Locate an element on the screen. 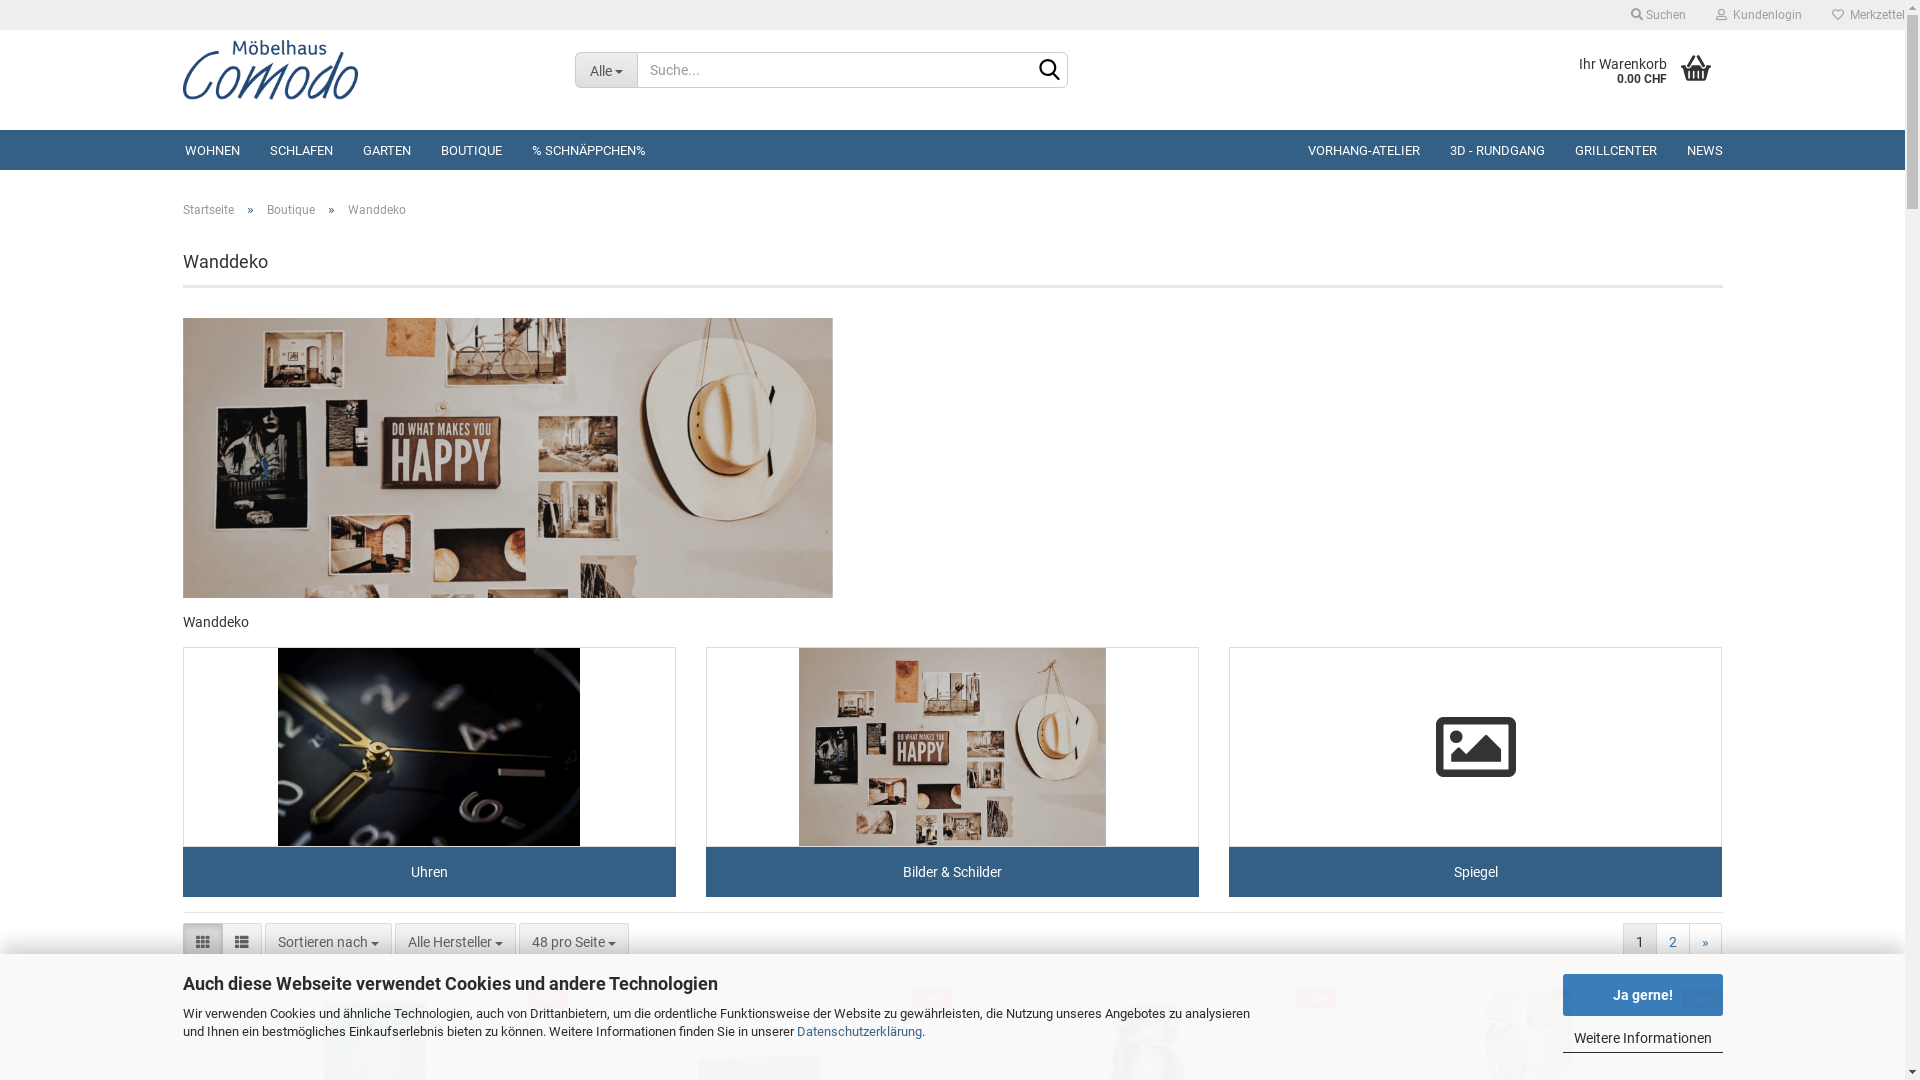 The image size is (1920, 1080). 'GRILLCENTER' is located at coordinates (1559, 149).